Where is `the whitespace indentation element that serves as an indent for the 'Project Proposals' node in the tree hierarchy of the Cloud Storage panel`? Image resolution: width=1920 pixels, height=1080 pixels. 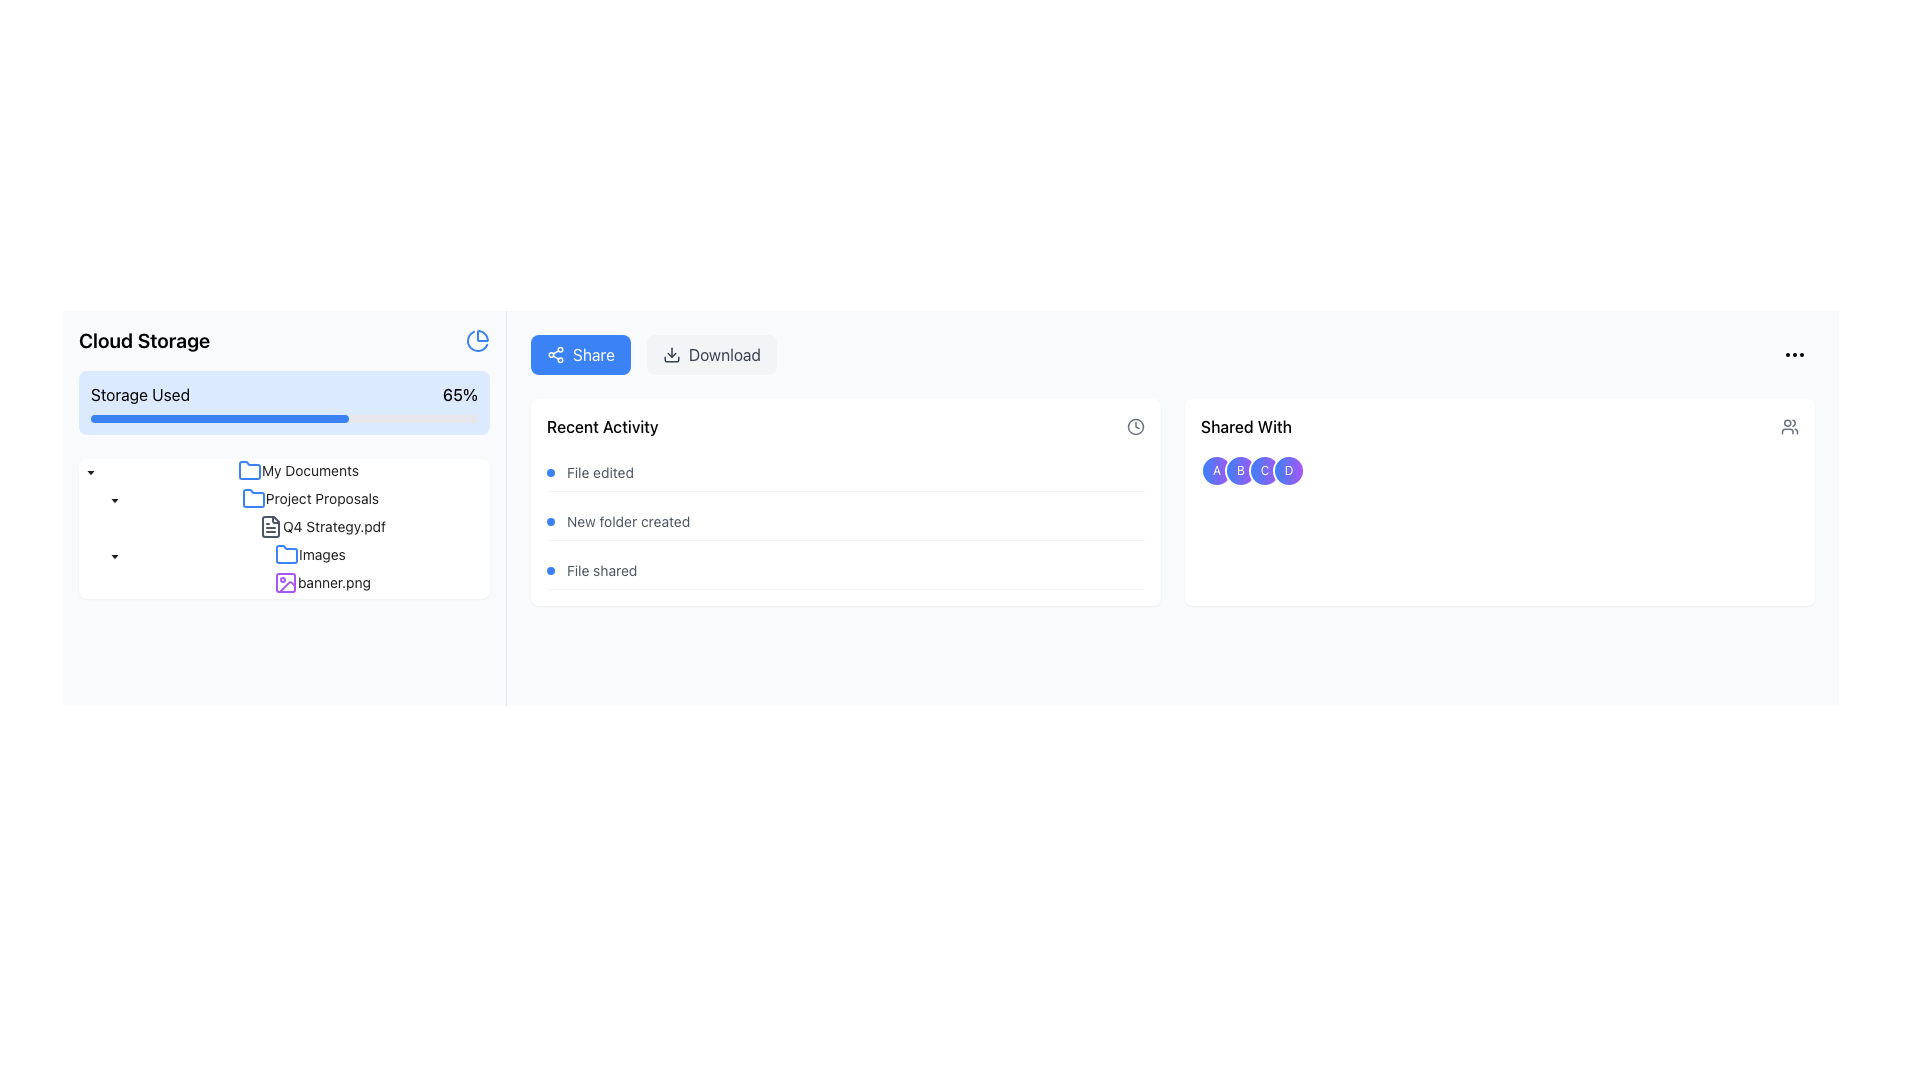
the whitespace indentation element that serves as an indent for the 'Project Proposals' node in the tree hierarchy of the Cloud Storage panel is located at coordinates (90, 497).